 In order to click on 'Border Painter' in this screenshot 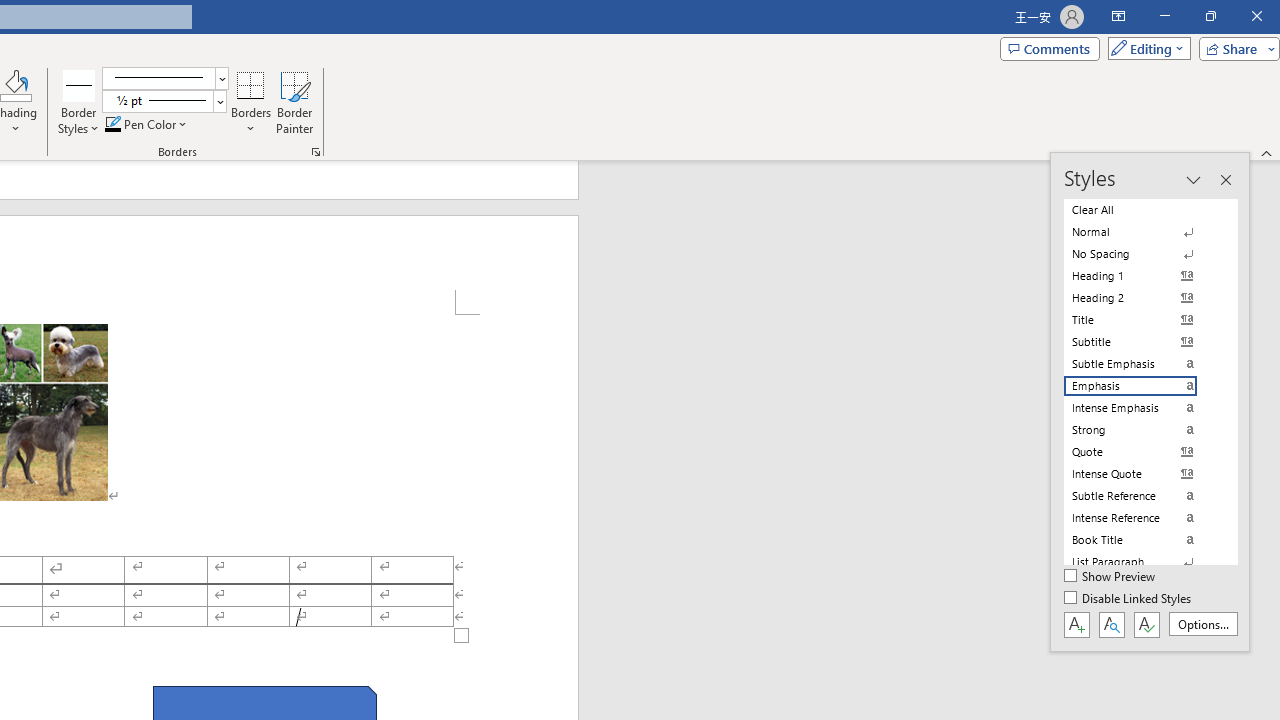, I will do `click(294, 103)`.